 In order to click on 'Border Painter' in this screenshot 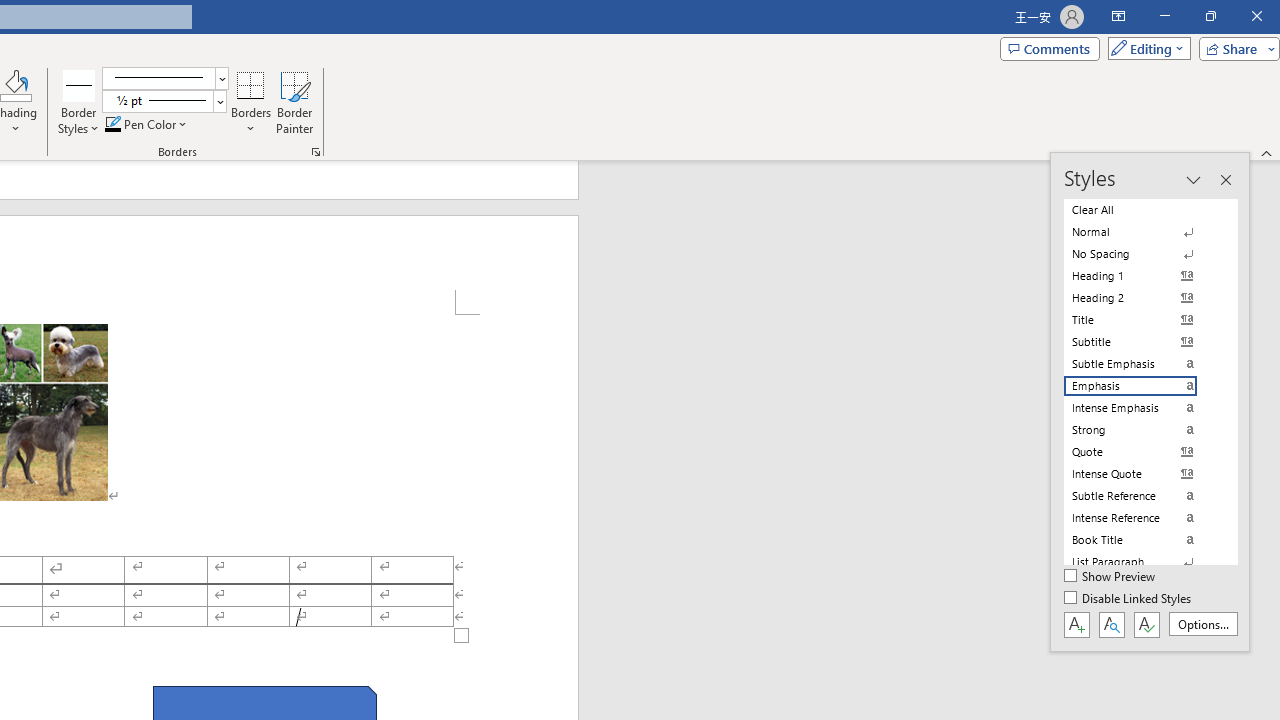, I will do `click(294, 103)`.